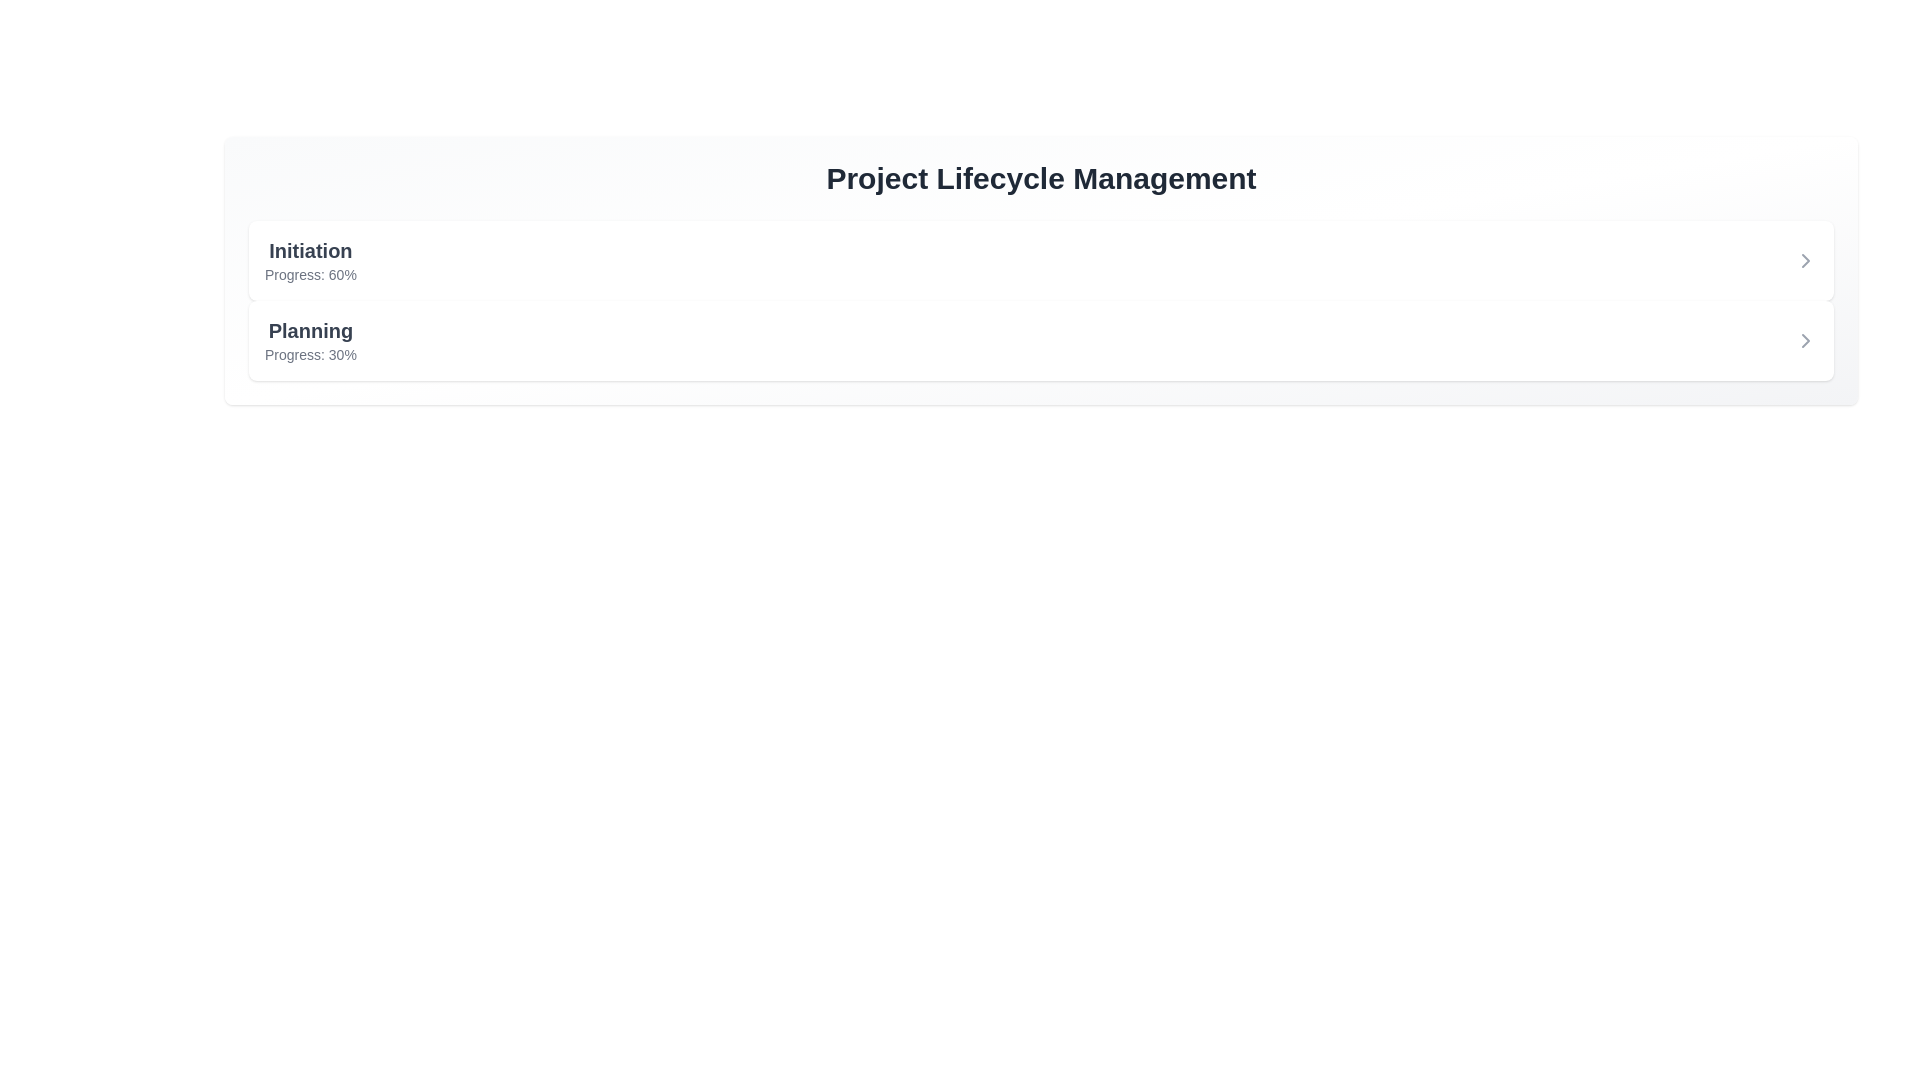 The image size is (1920, 1080). I want to click on the progress text label indicating 30% completion, located below the 'Planning' text within the 'Project Lifecycle Management' section, so click(309, 353).